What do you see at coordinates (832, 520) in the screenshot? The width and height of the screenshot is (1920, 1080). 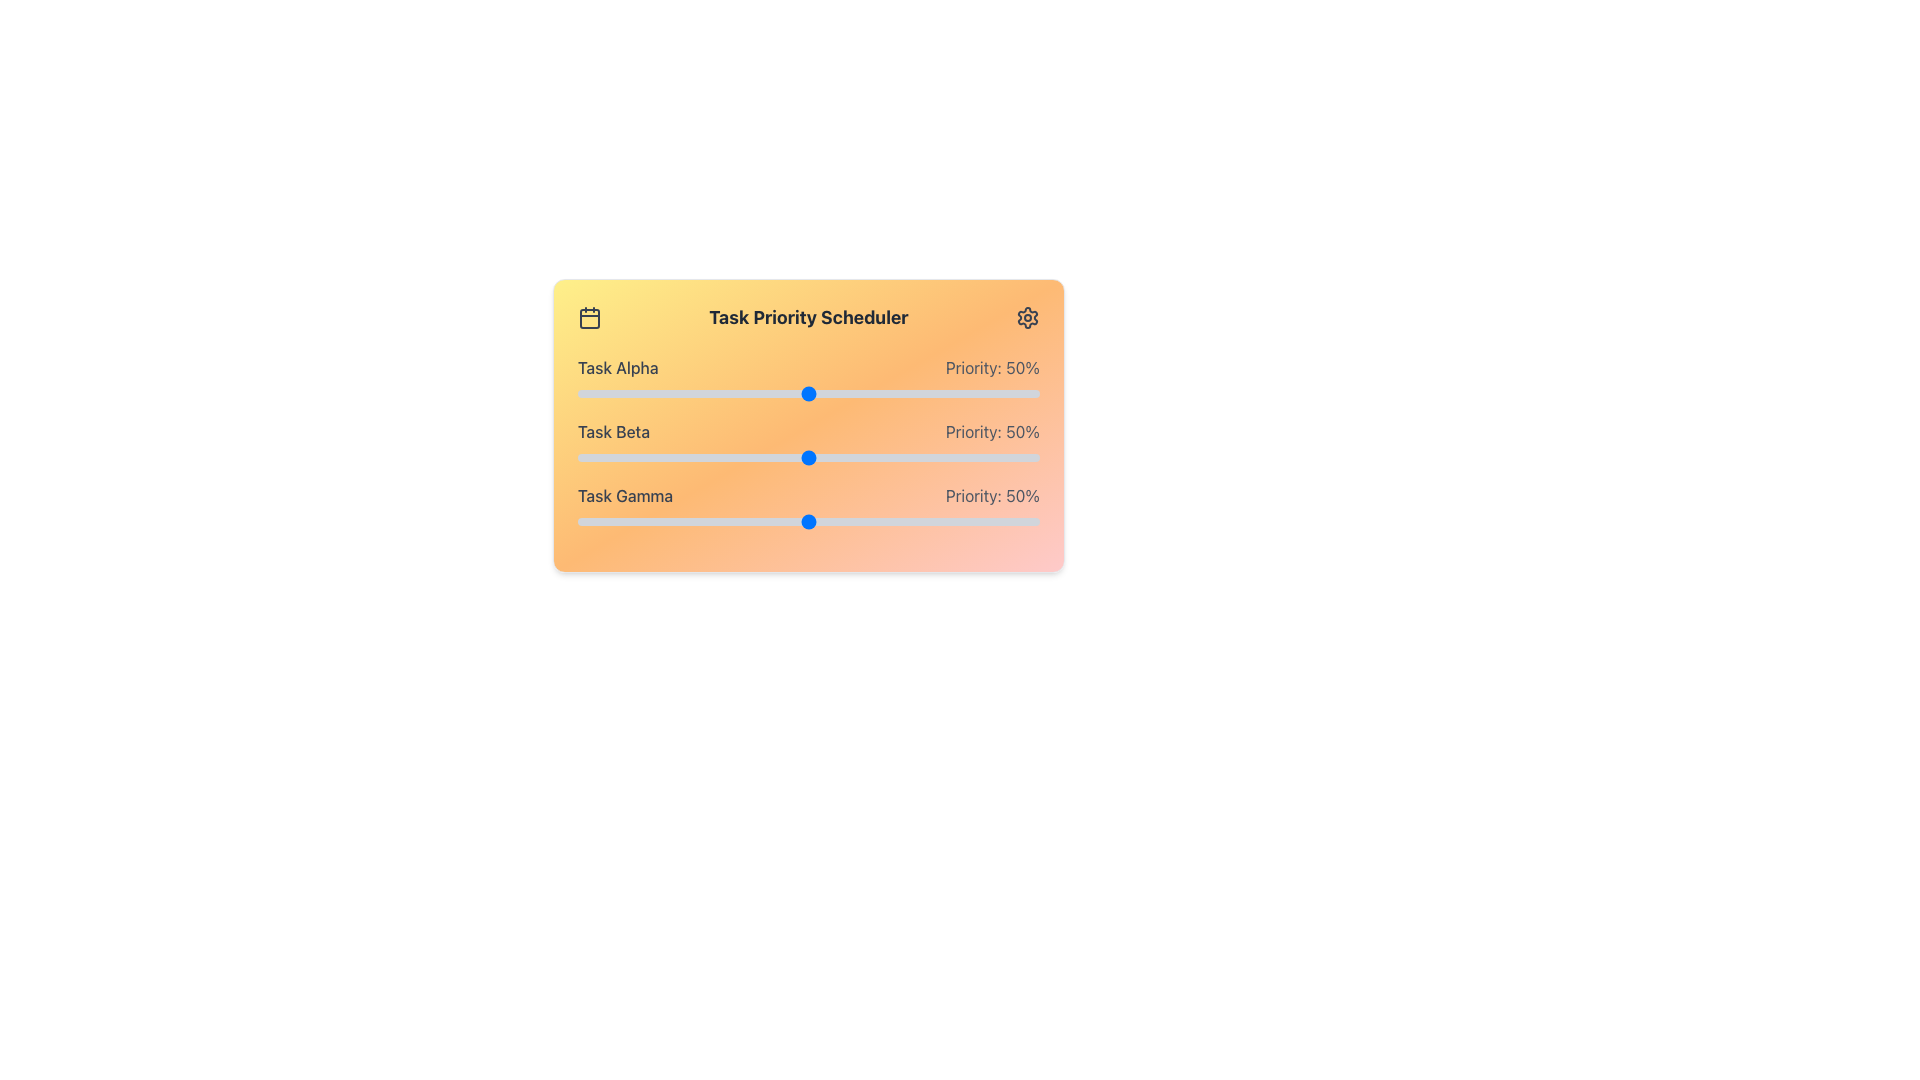 I see `the priority of Task Gamma` at bounding box center [832, 520].